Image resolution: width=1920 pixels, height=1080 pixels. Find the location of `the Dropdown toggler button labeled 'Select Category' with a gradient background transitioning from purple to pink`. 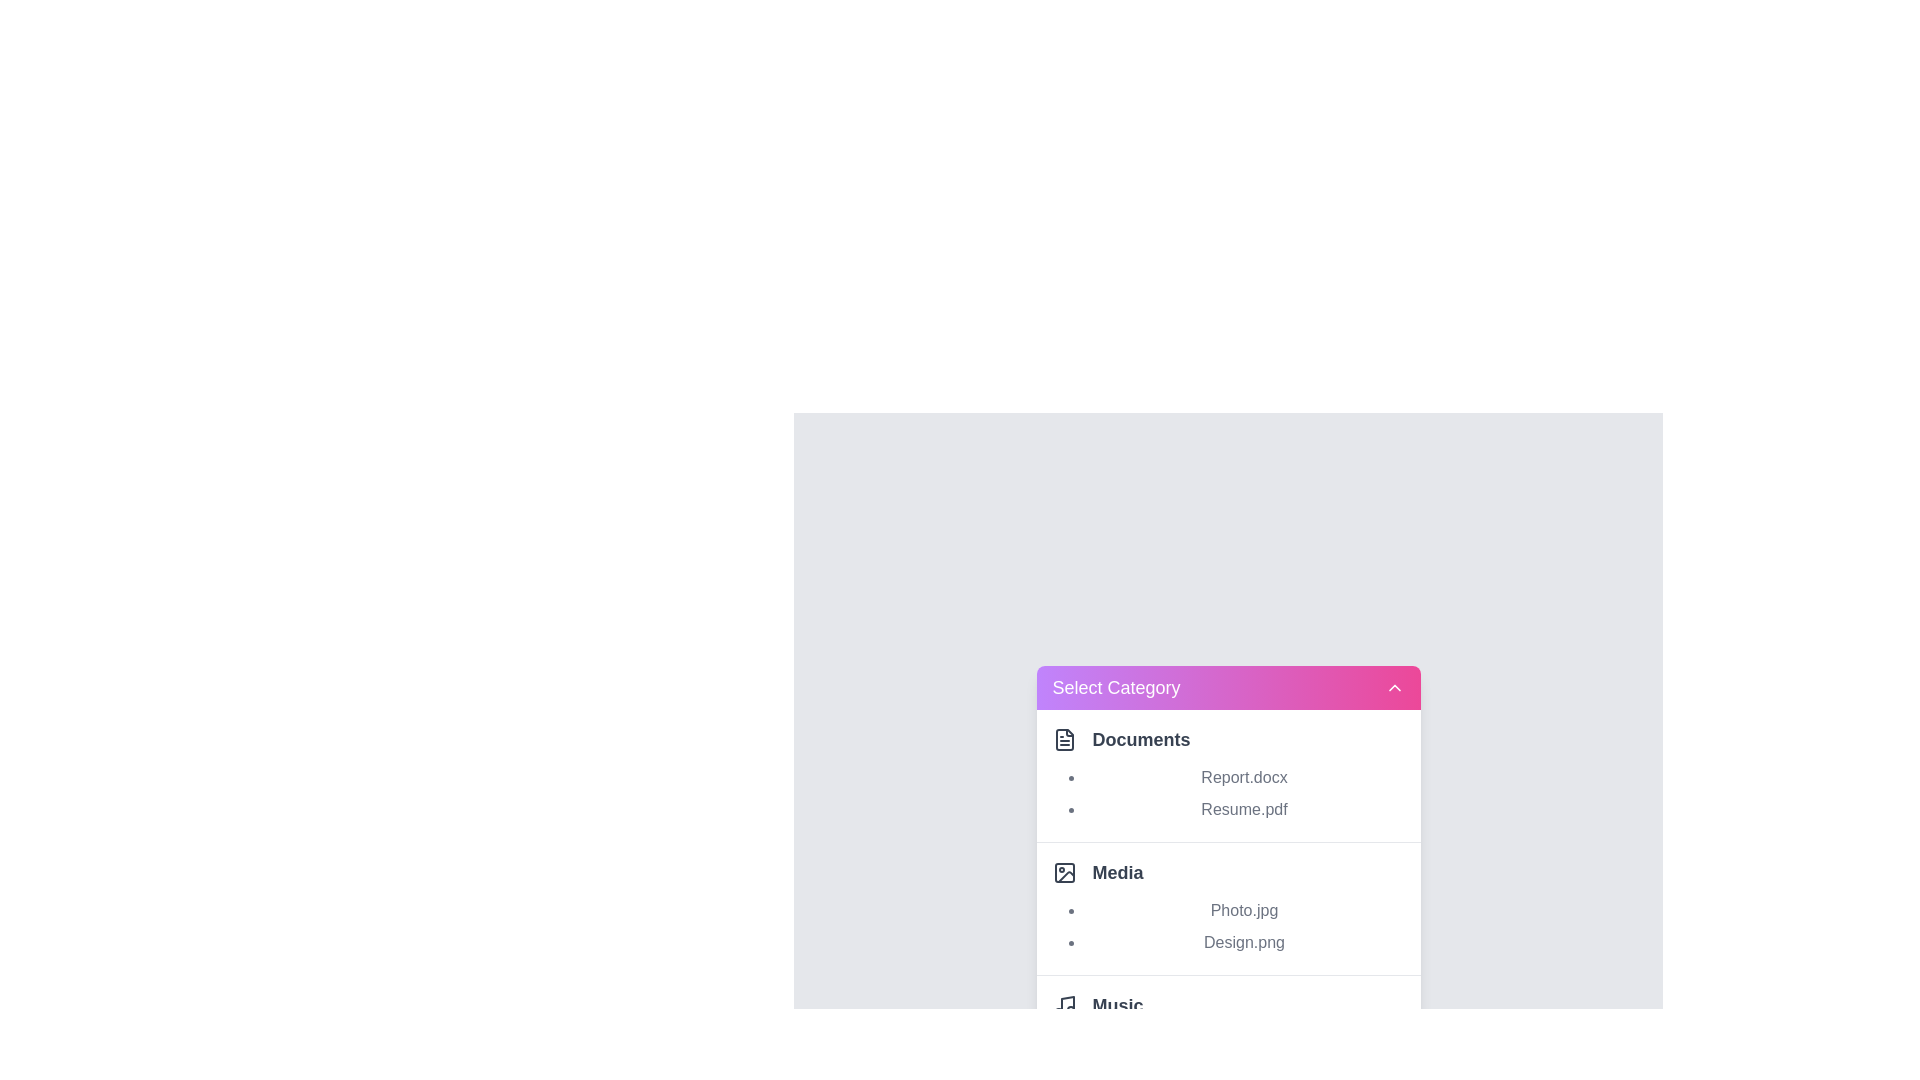

the Dropdown toggler button labeled 'Select Category' with a gradient background transitioning from purple to pink is located at coordinates (1227, 686).